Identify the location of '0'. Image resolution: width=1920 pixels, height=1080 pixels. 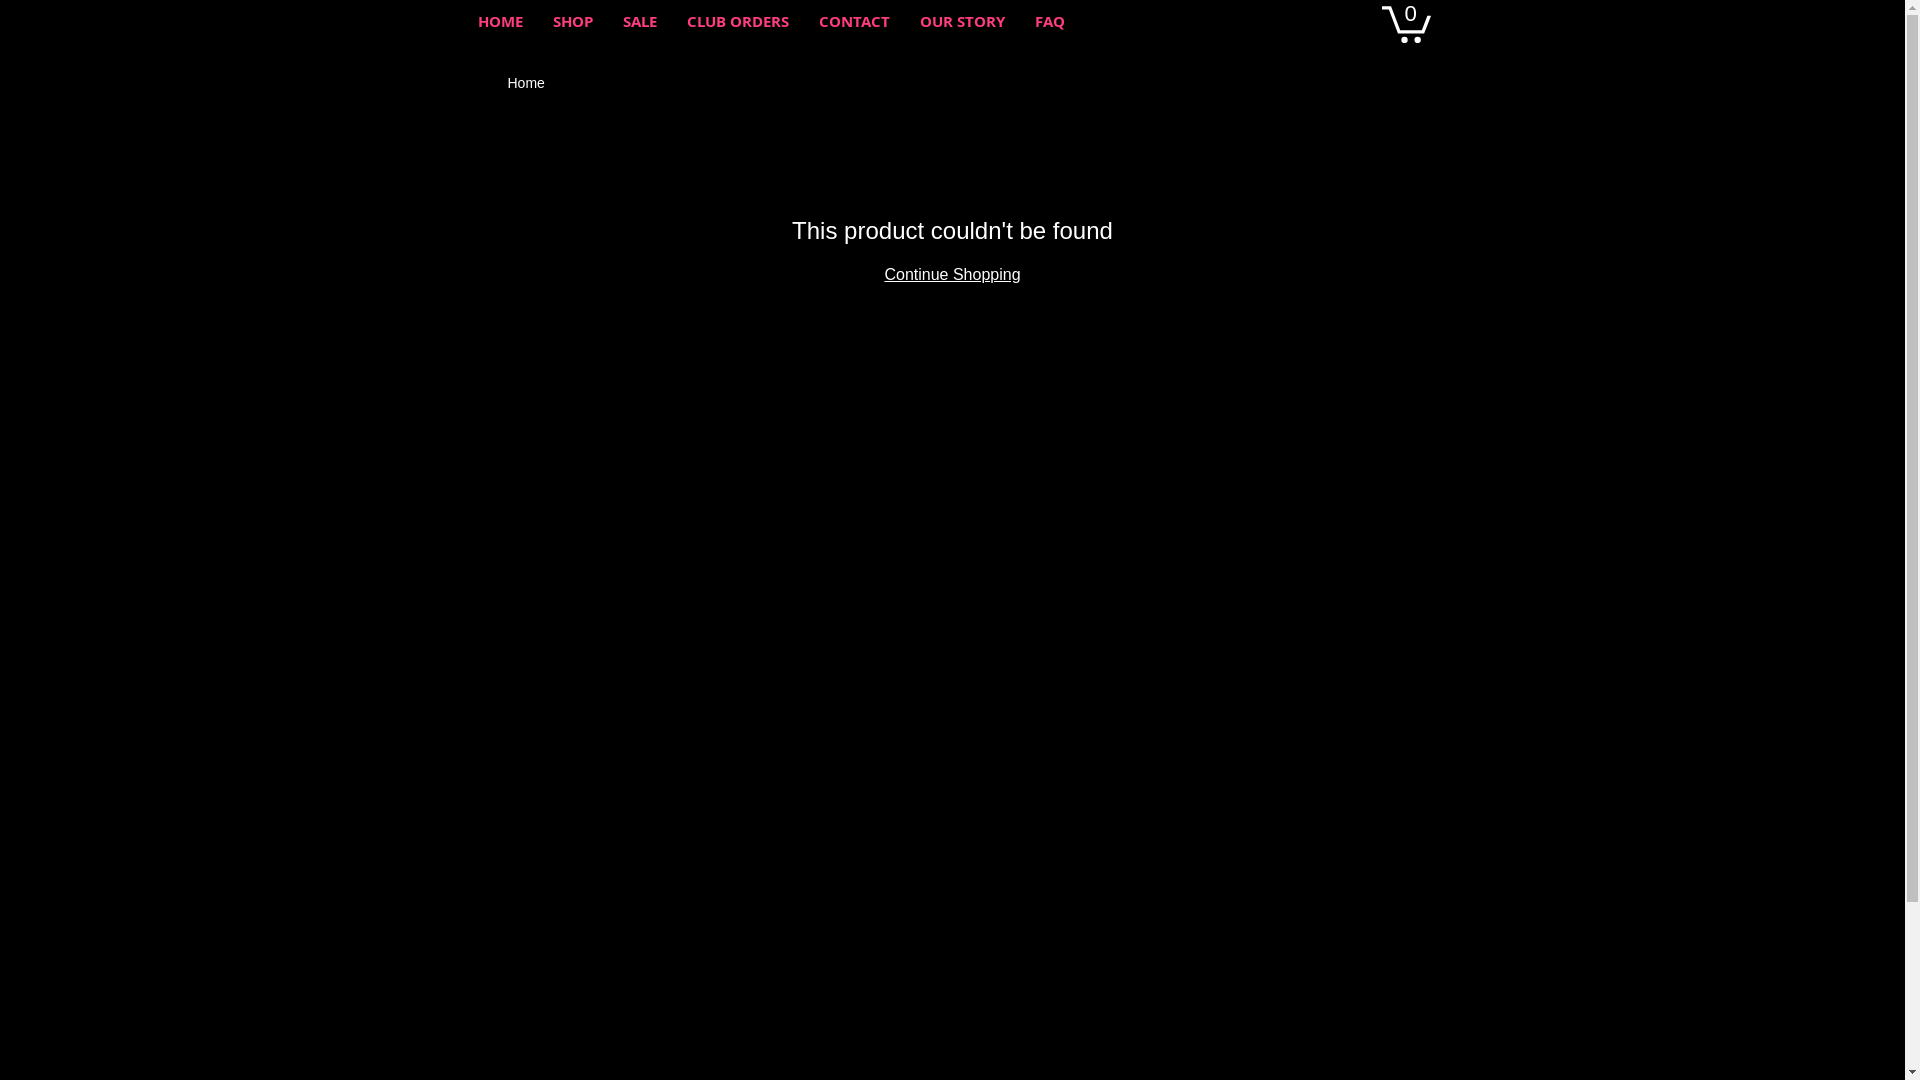
(1405, 22).